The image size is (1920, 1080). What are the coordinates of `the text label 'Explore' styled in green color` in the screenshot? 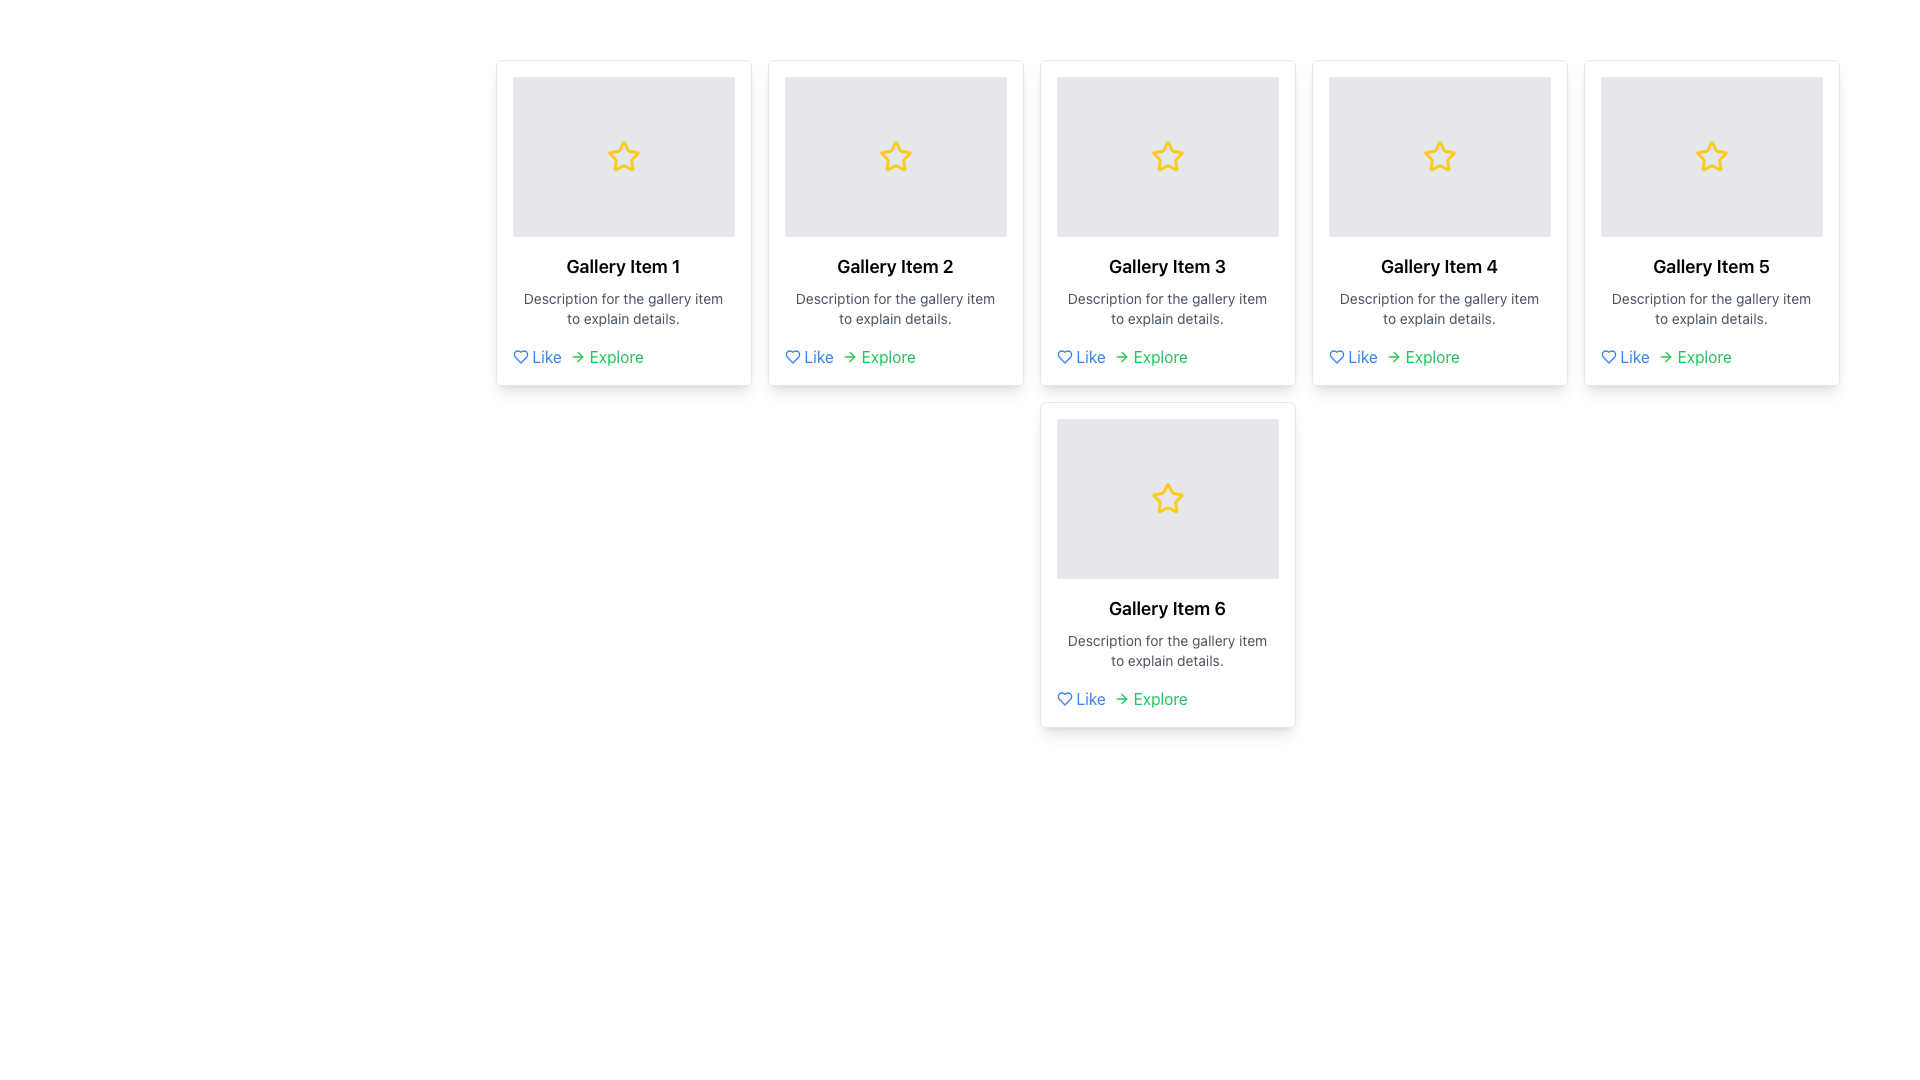 It's located at (878, 356).